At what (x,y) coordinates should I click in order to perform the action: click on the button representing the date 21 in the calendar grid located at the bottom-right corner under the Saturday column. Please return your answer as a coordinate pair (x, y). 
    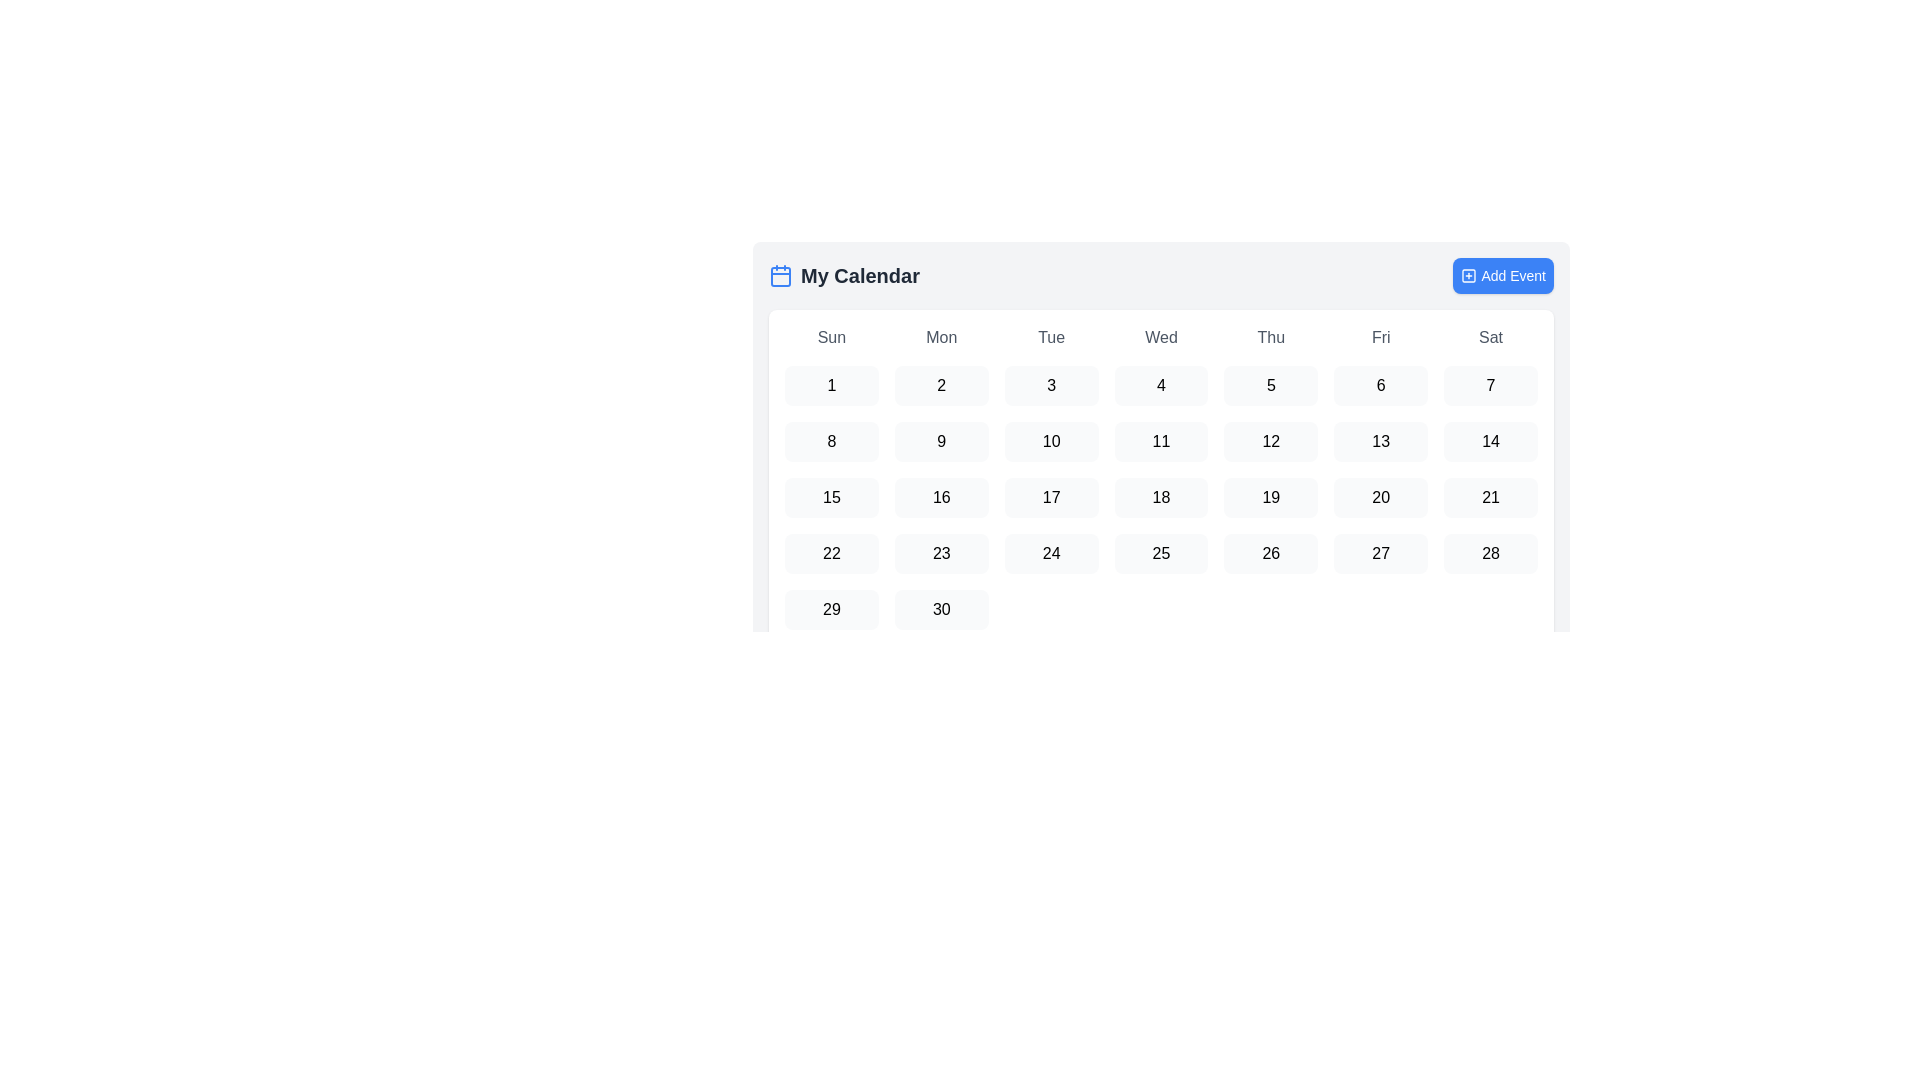
    Looking at the image, I should click on (1491, 496).